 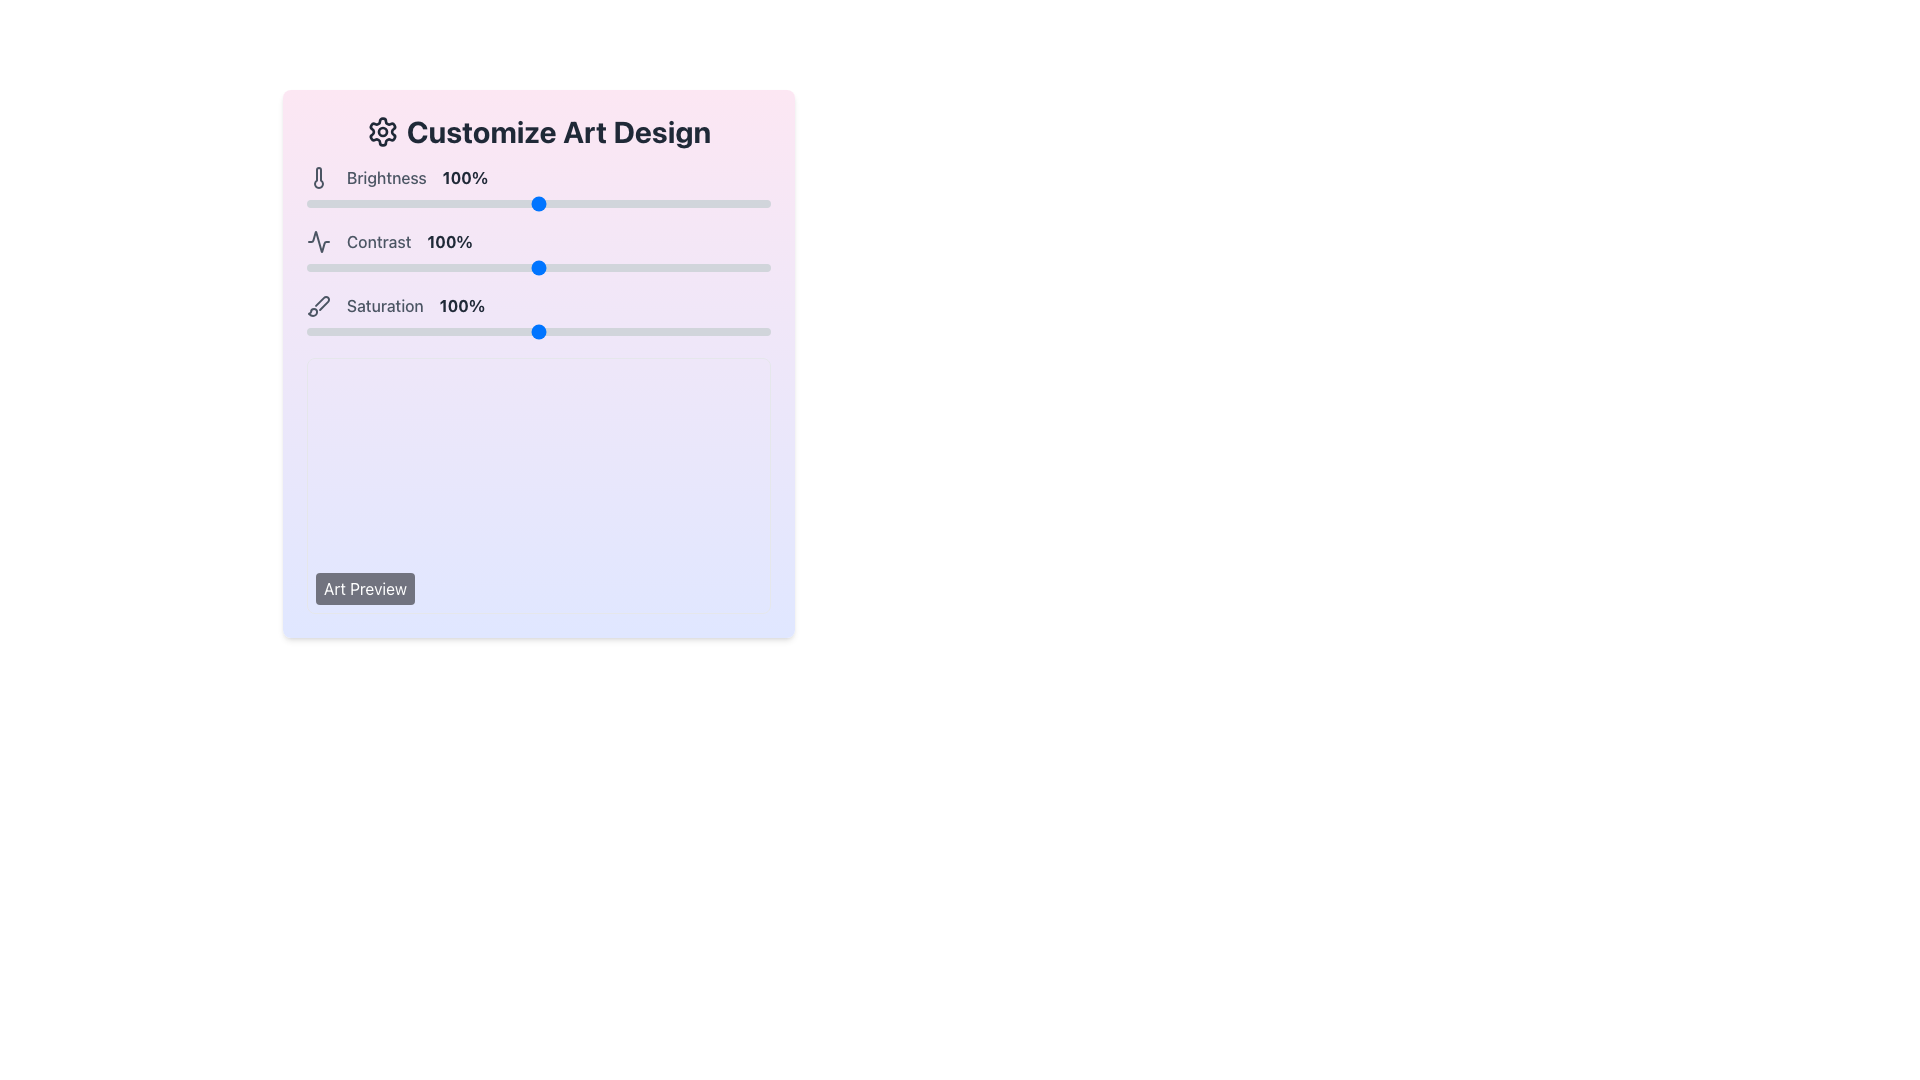 I want to click on the contrast level, so click(x=657, y=266).